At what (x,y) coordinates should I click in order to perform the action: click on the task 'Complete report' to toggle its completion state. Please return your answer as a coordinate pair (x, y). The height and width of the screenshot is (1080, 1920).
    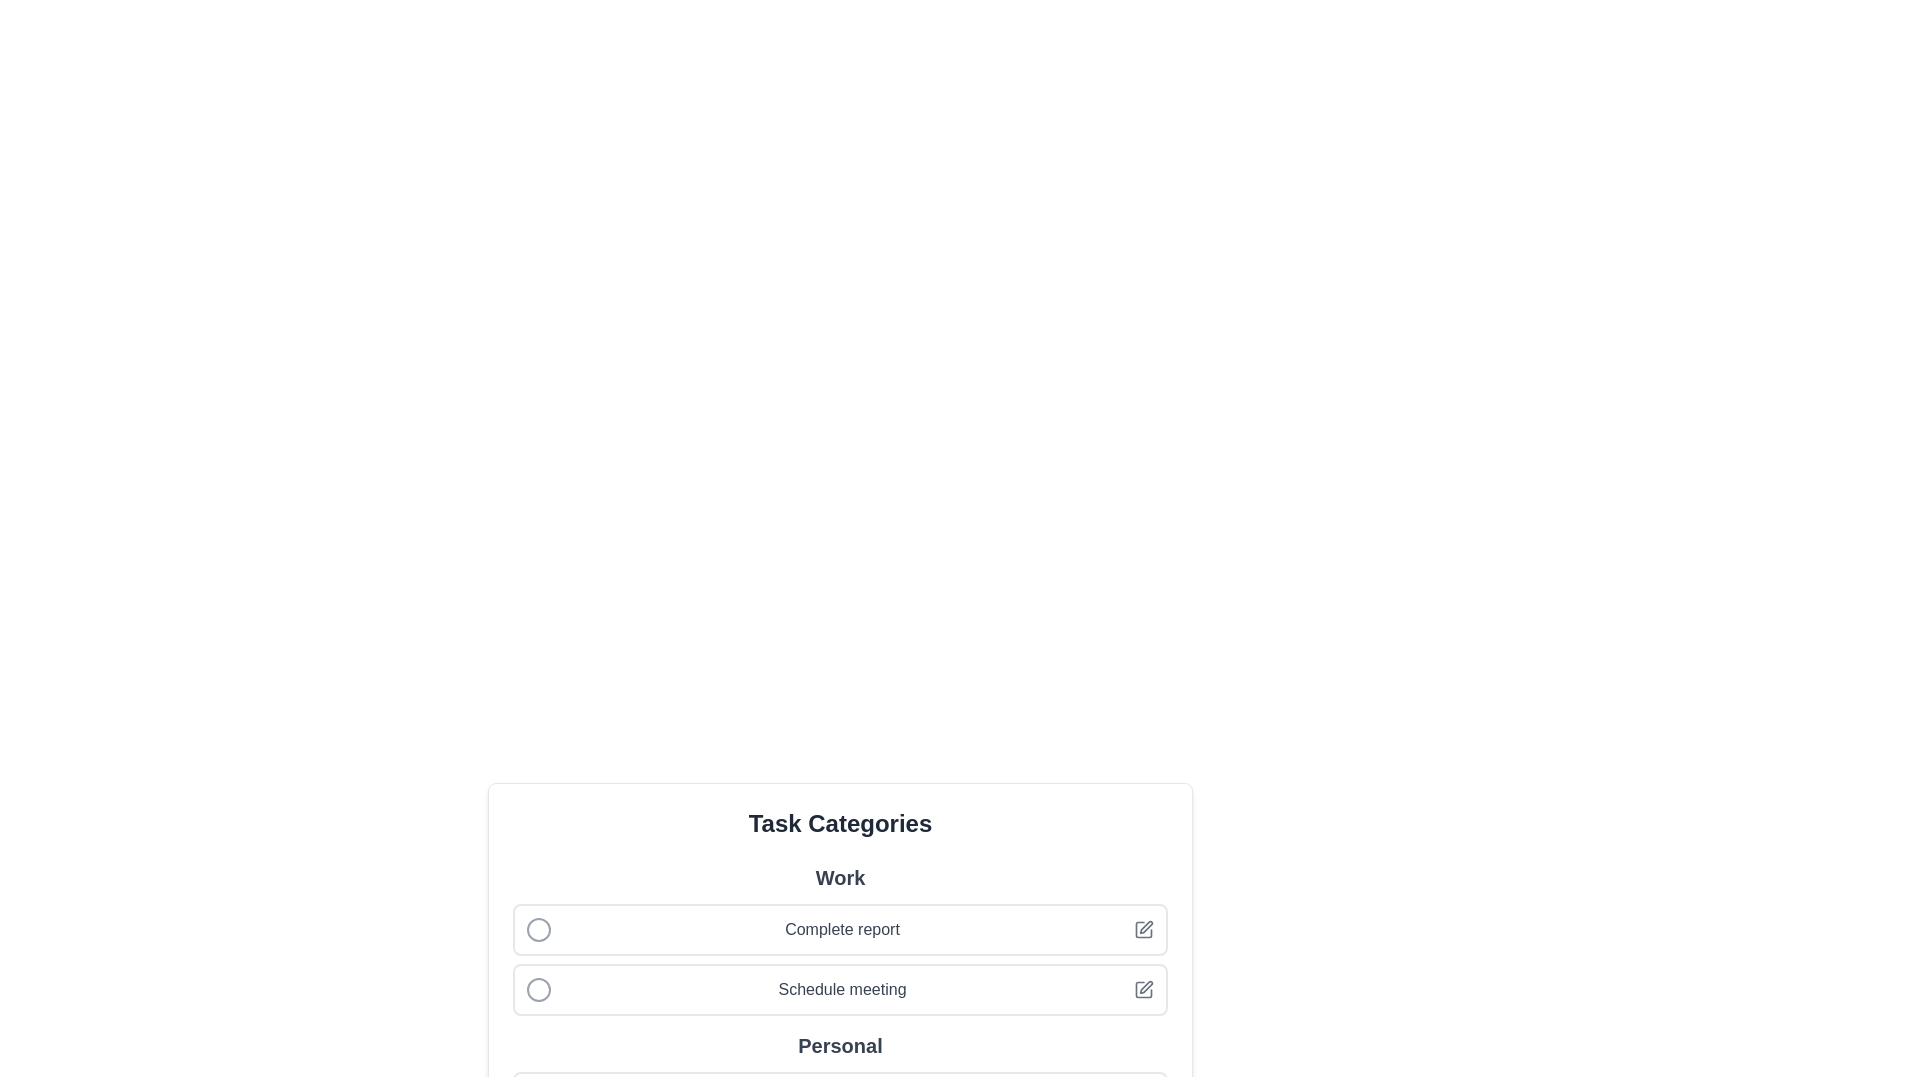
    Looking at the image, I should click on (538, 929).